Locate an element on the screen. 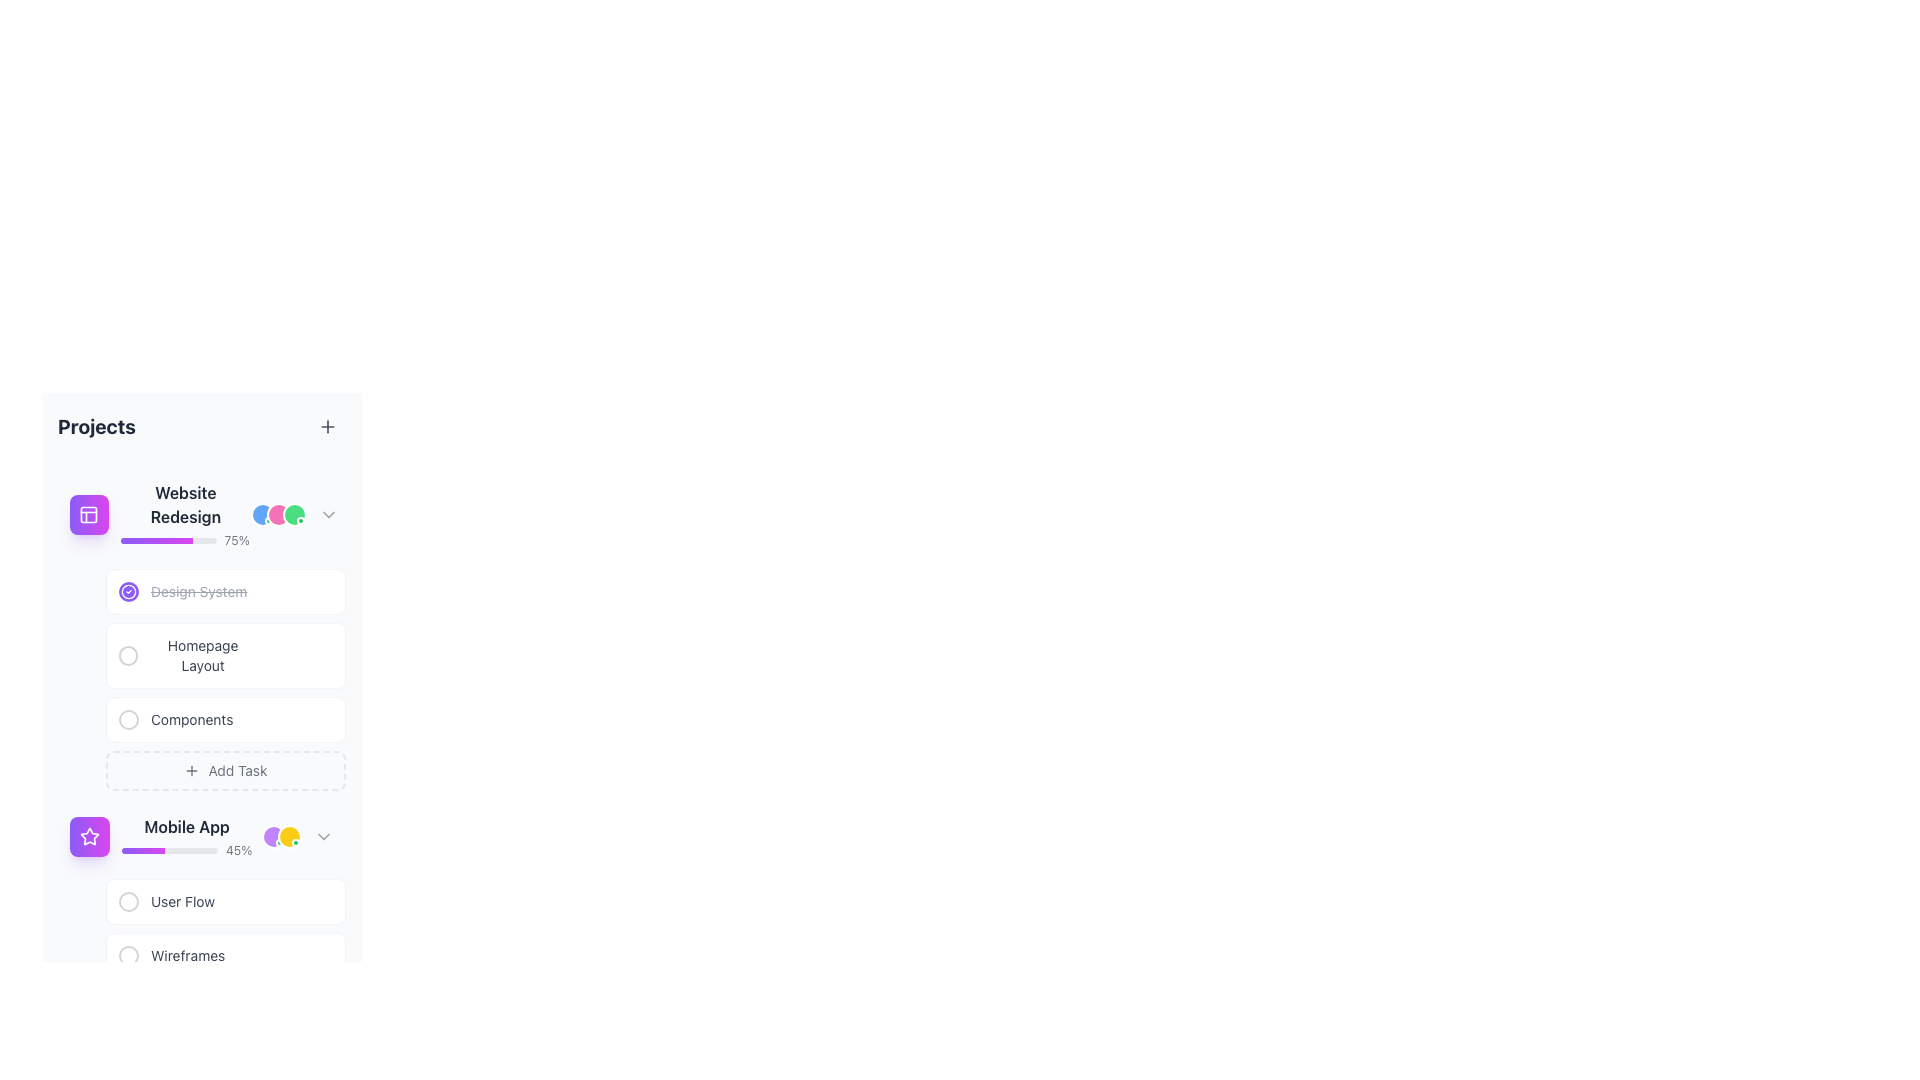 The height and width of the screenshot is (1080, 1920). the circular Checkbox-like bullet or selection indicator located to the left of the 'Homepage Layout' text in the sidebar under the 'Website Redesign' section is located at coordinates (127, 655).